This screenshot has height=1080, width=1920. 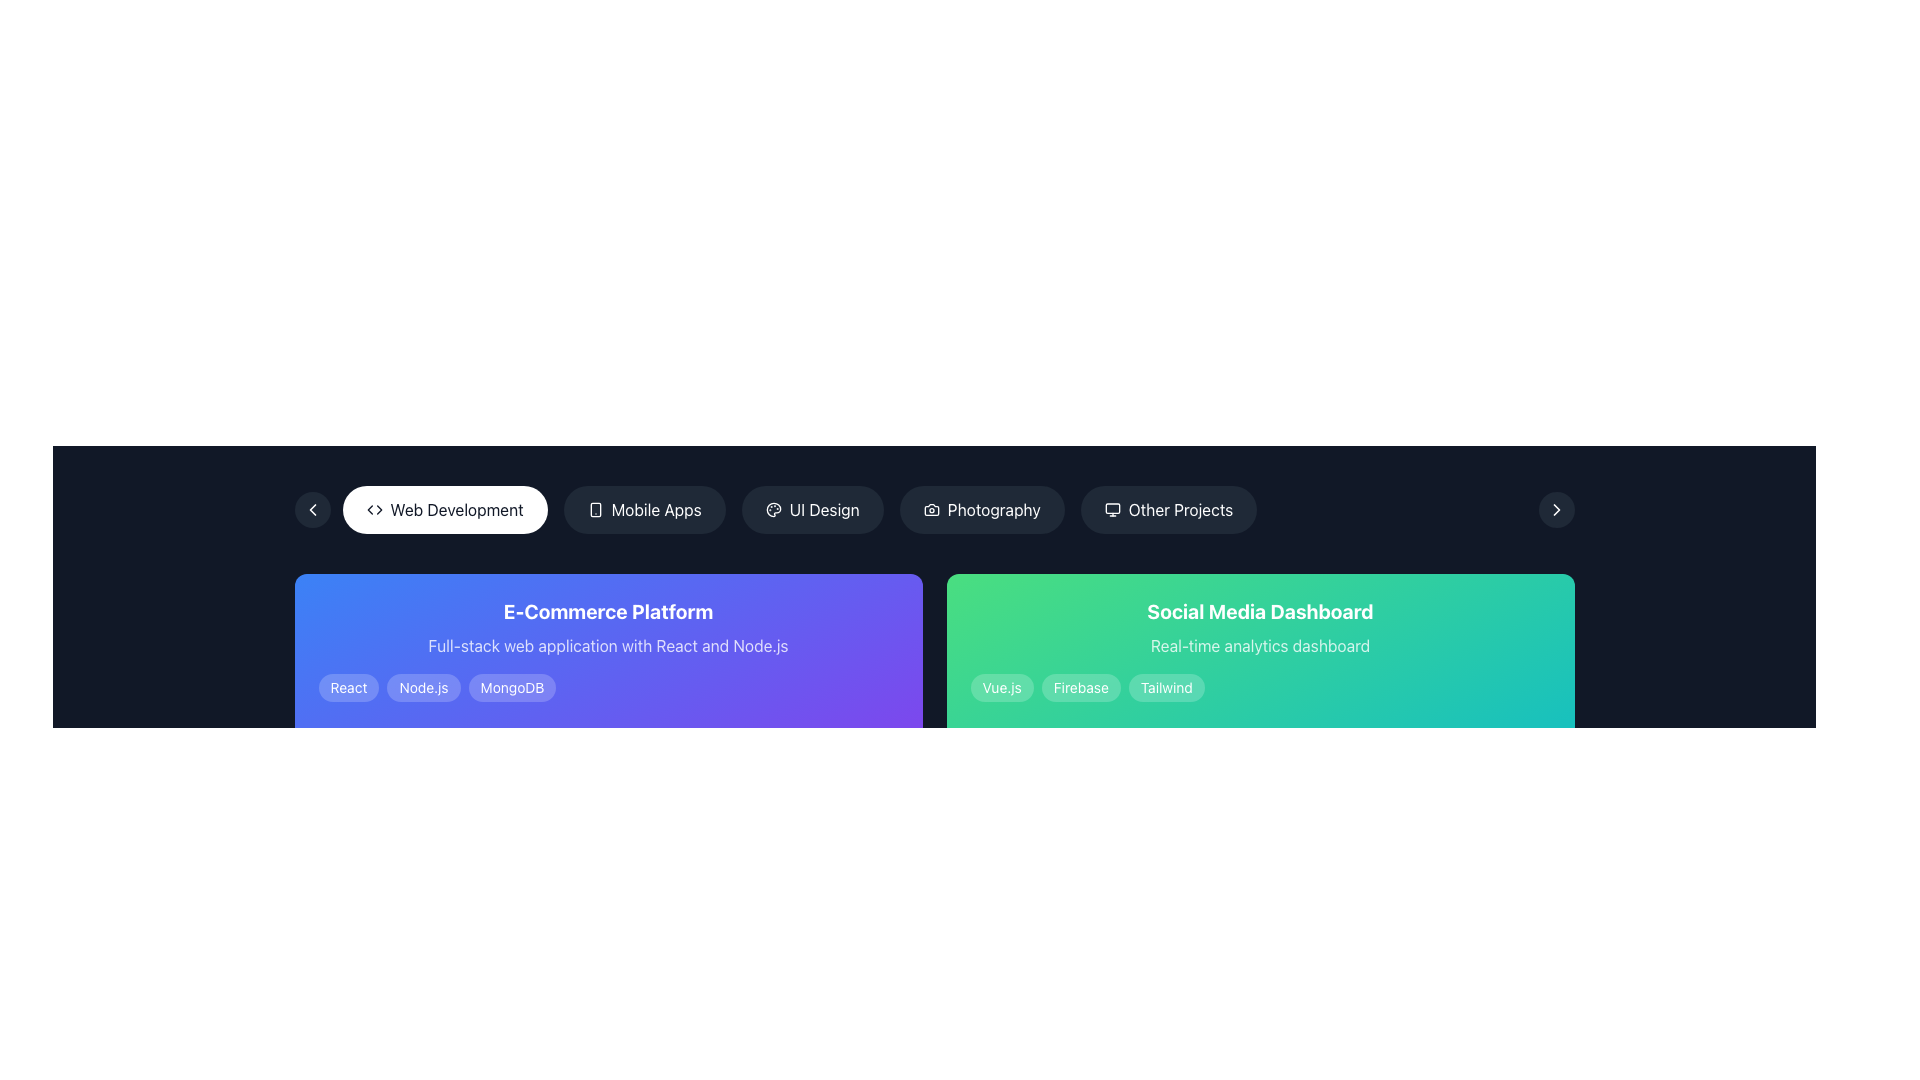 I want to click on the 'Other Projects' button, which is the fifth button in a horizontal list, so click(x=1168, y=508).